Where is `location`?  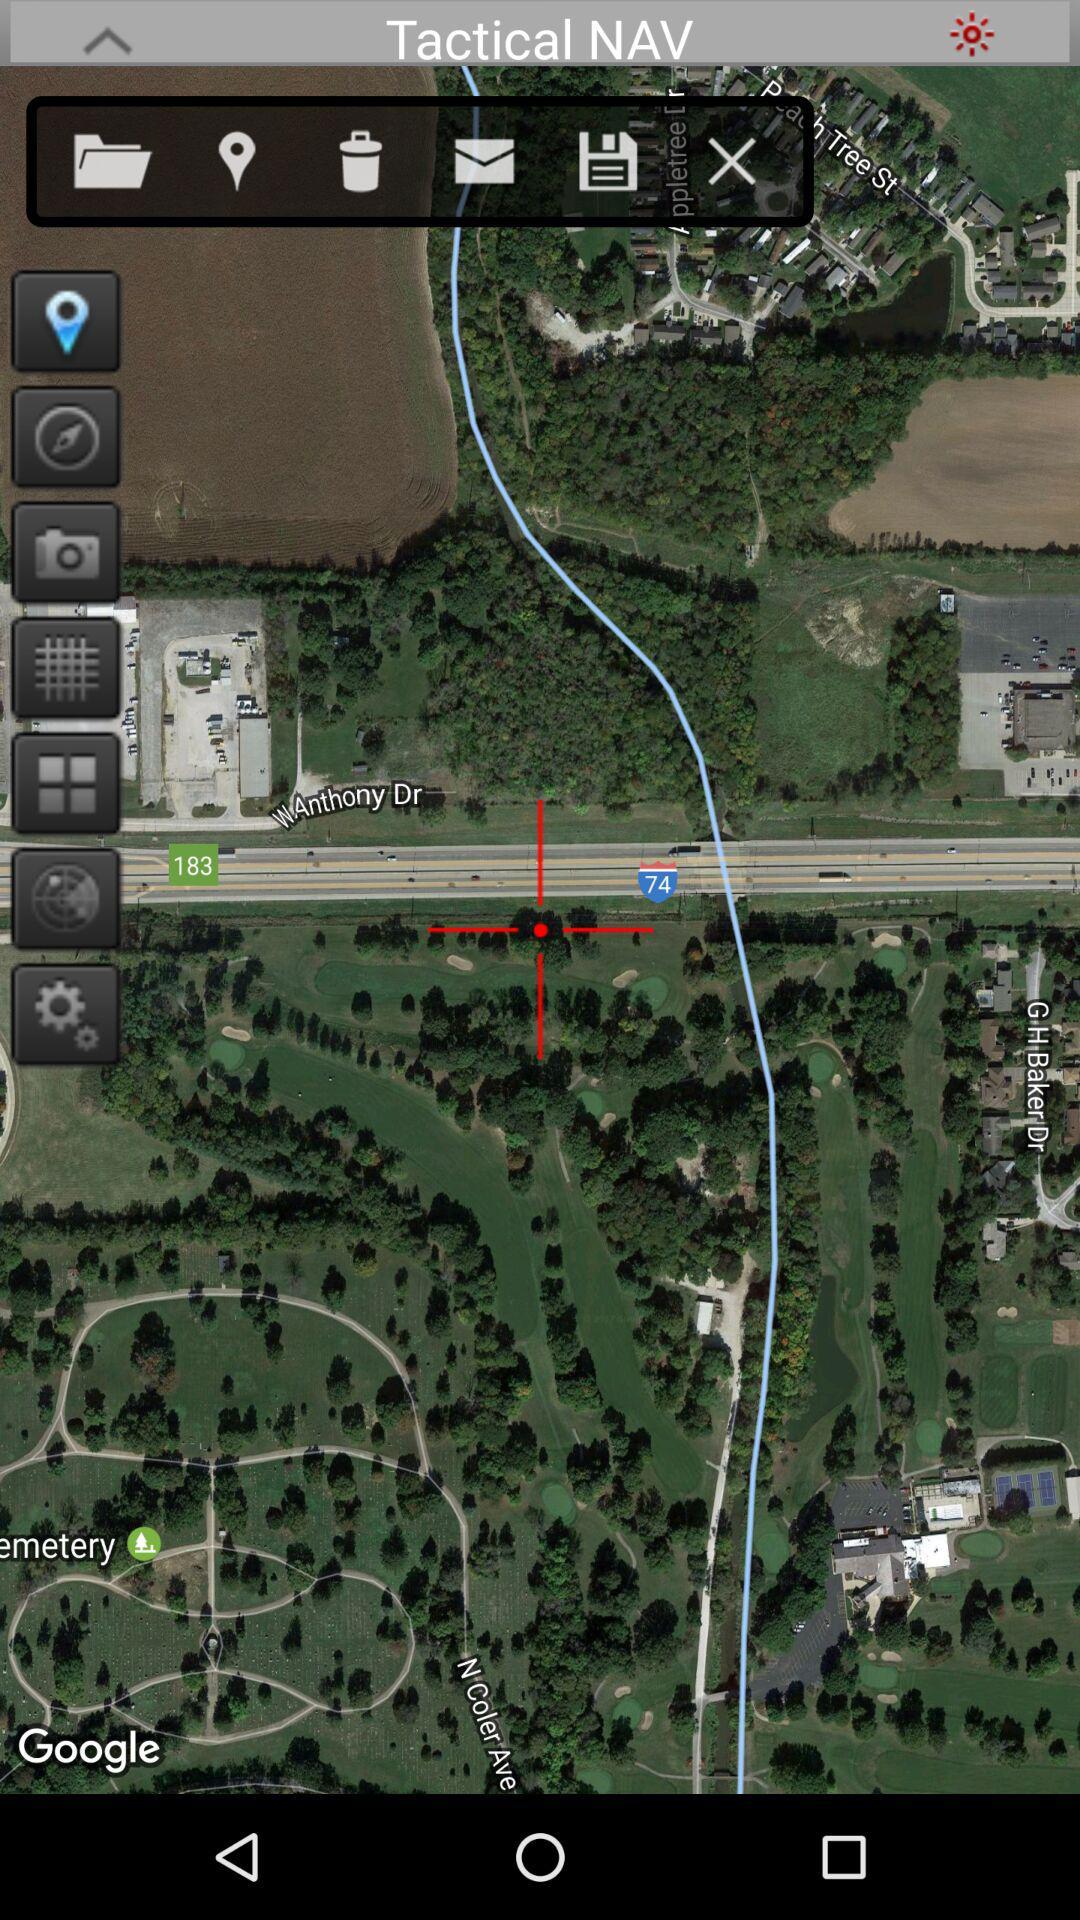 location is located at coordinates (58, 321).